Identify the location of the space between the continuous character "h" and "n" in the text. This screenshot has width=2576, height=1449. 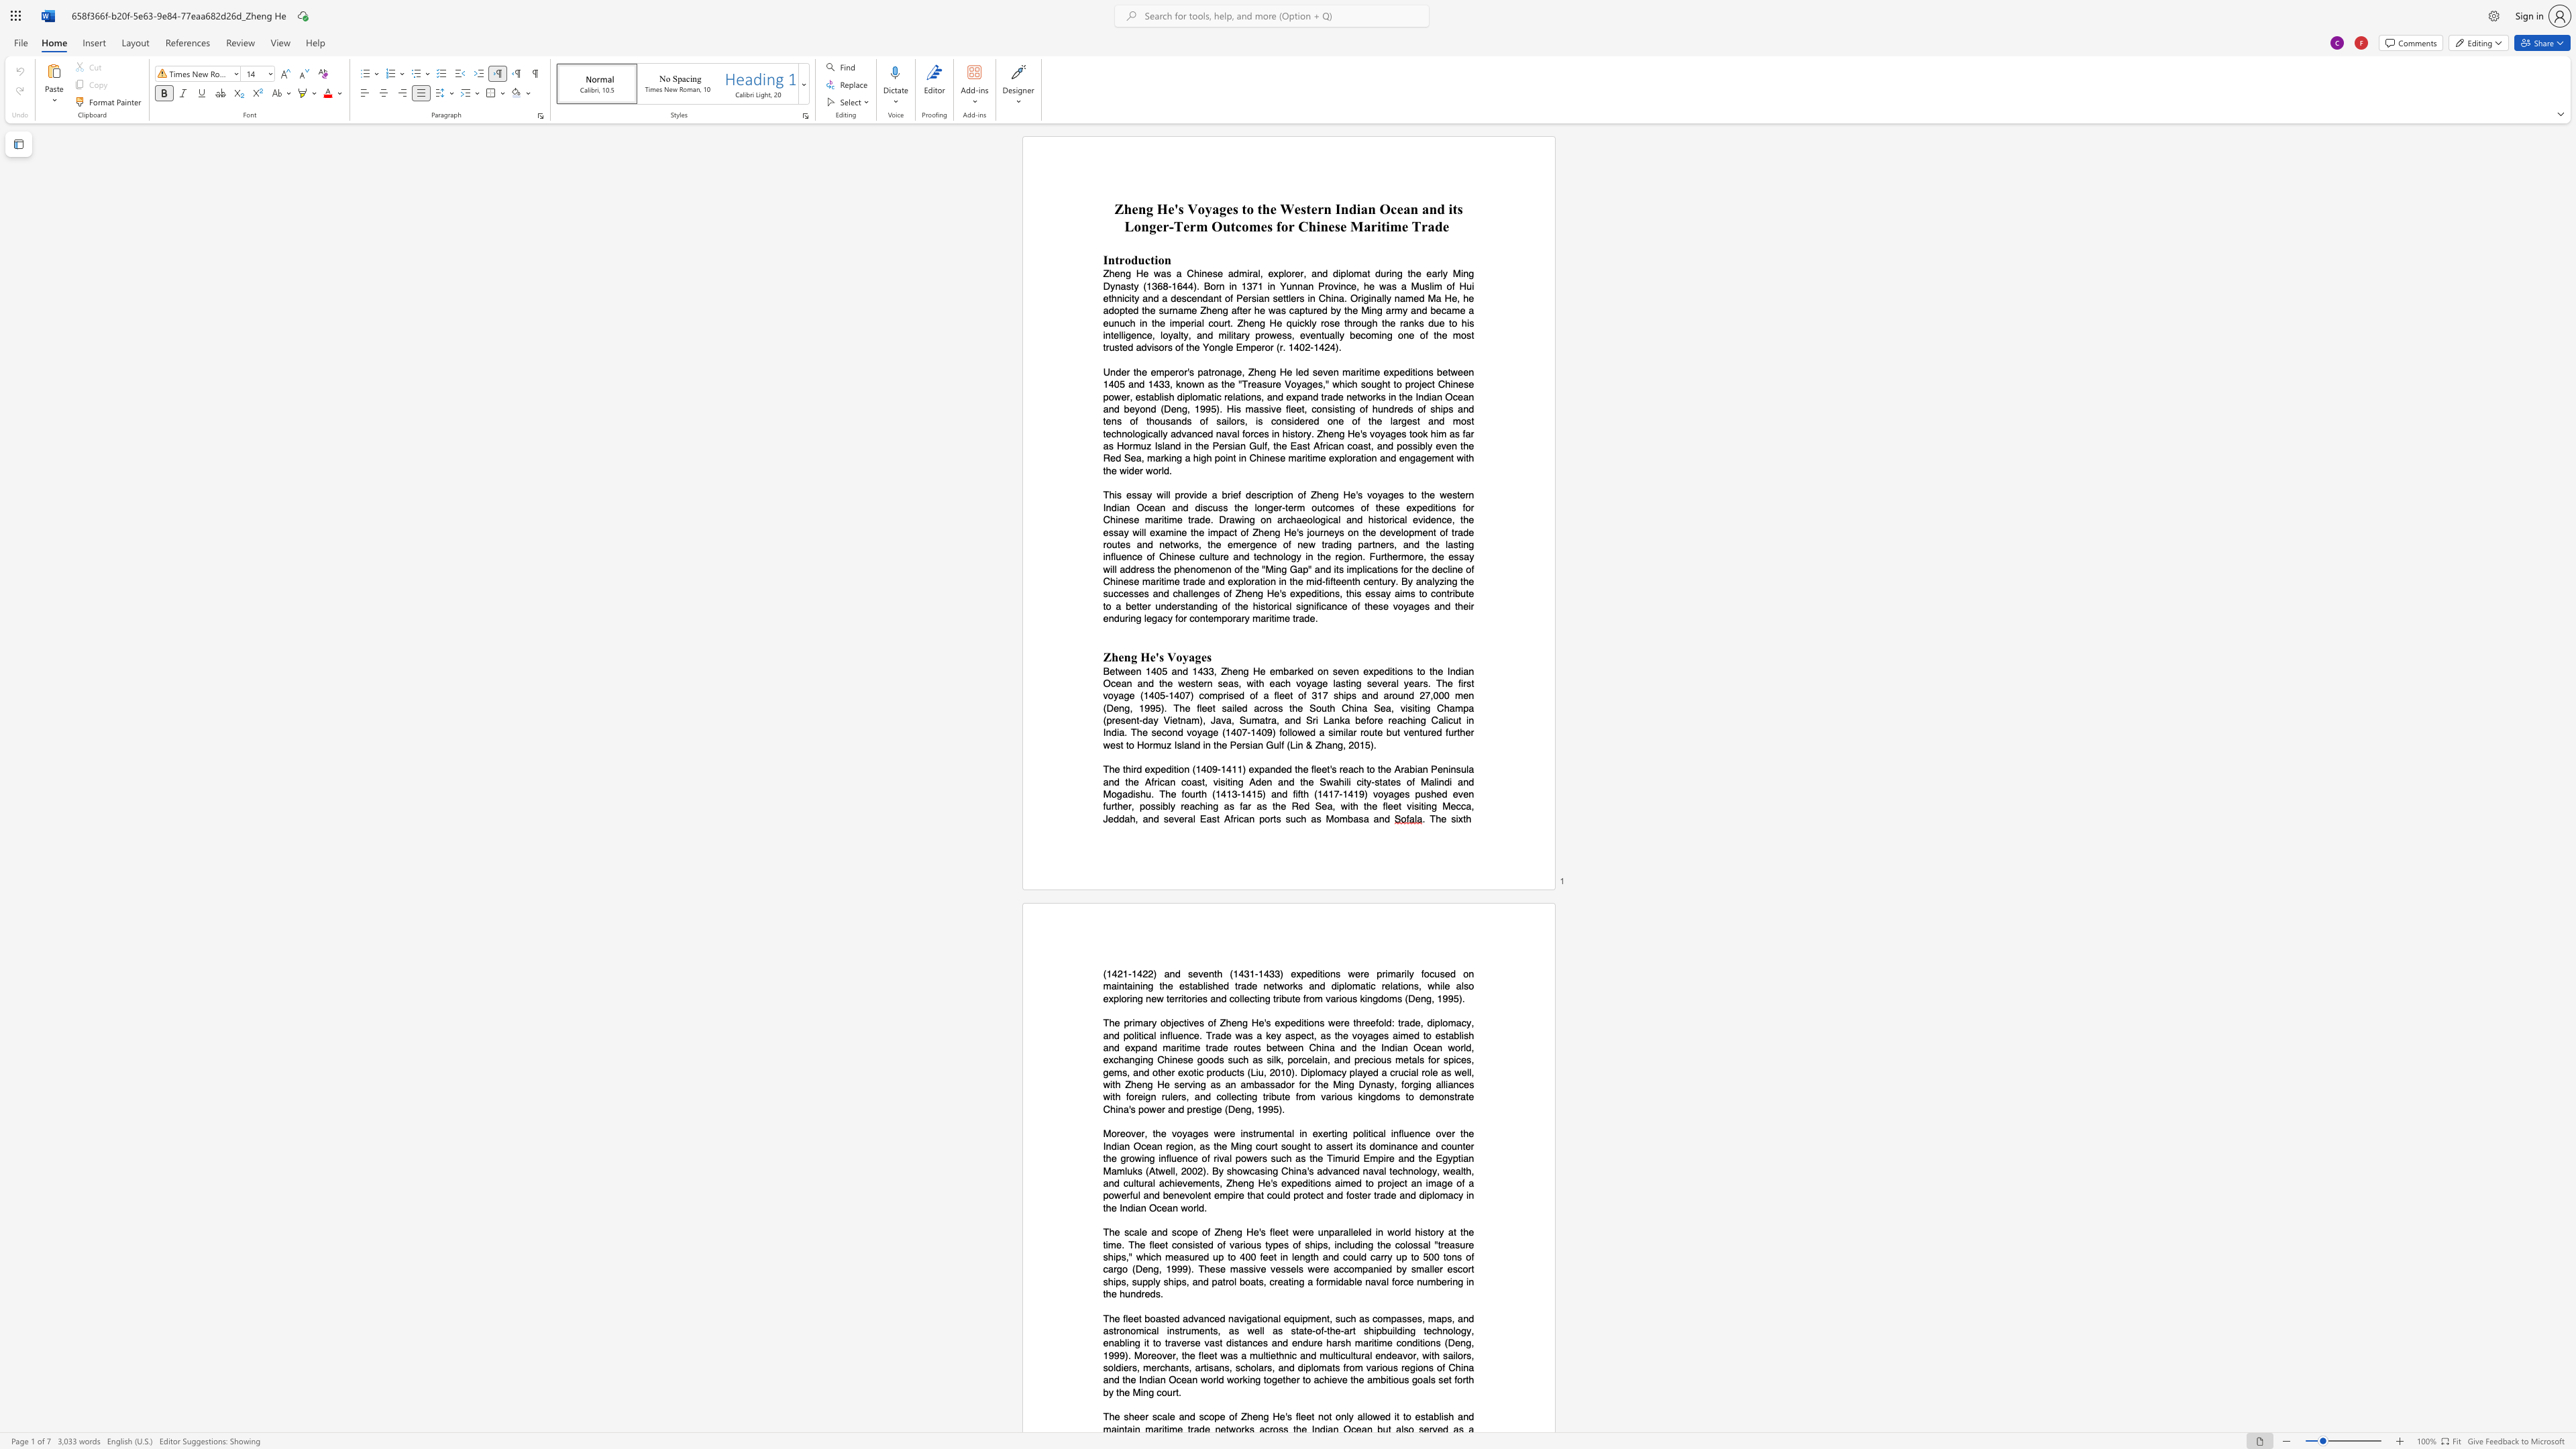
(1122, 433).